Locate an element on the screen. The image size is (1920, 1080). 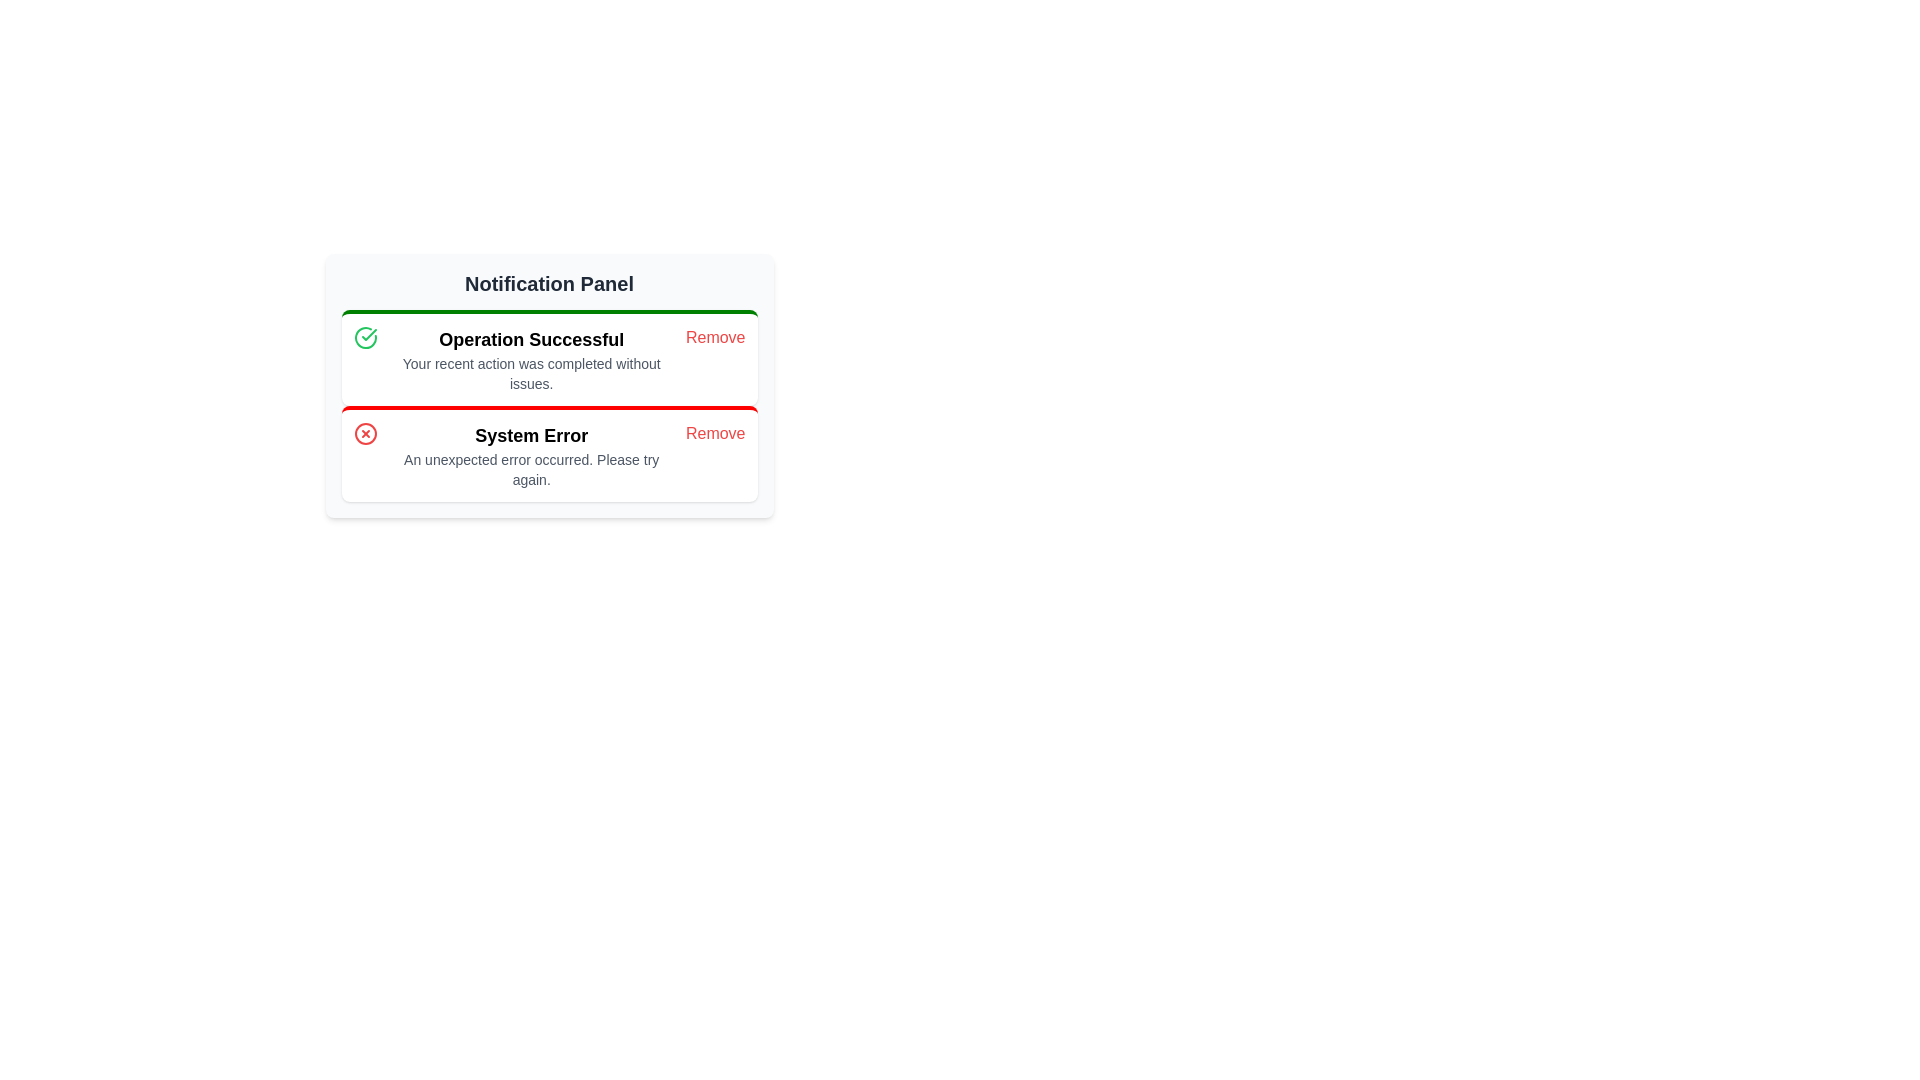
the 'Operation Successful' text label in the green-bordered notification panel, which indicates a success message is located at coordinates (531, 338).